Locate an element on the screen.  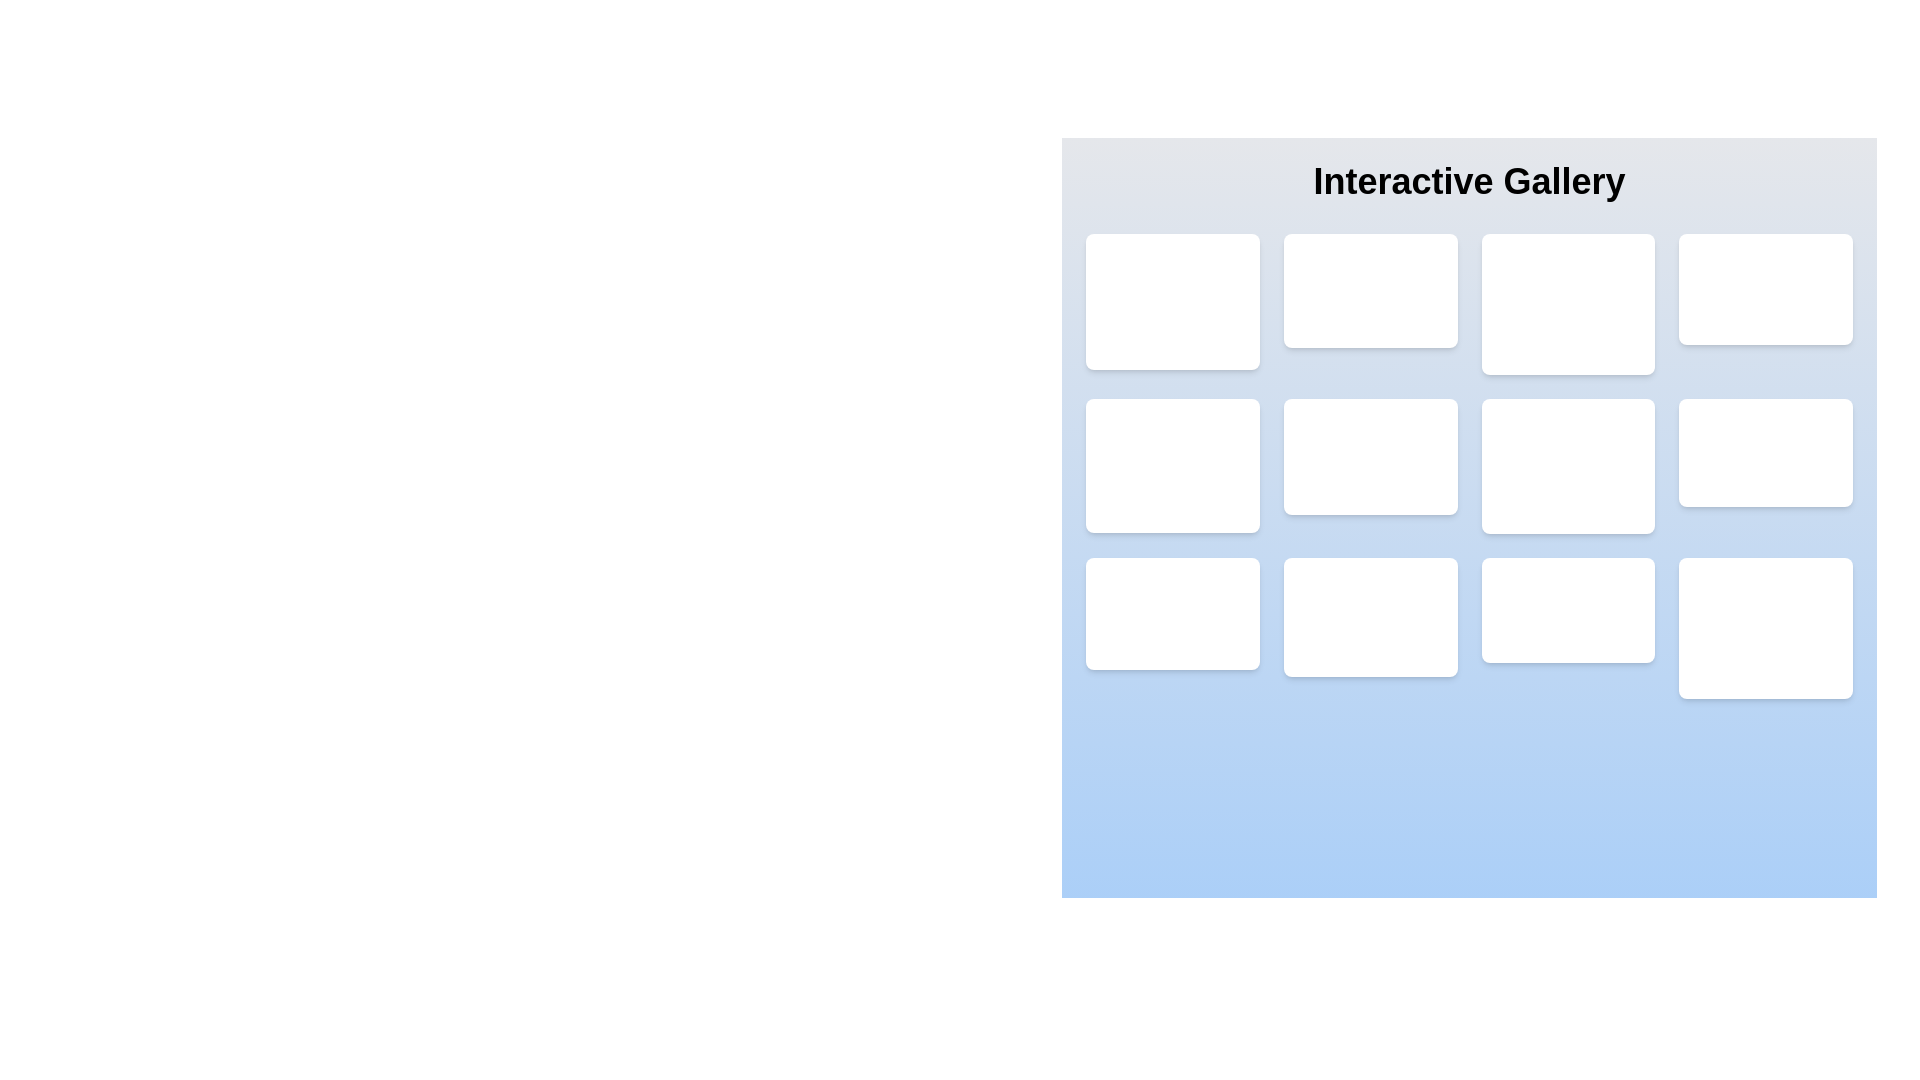
the Content card titled 'Artwork #4' which contains a description about the artwork is located at coordinates (1766, 289).